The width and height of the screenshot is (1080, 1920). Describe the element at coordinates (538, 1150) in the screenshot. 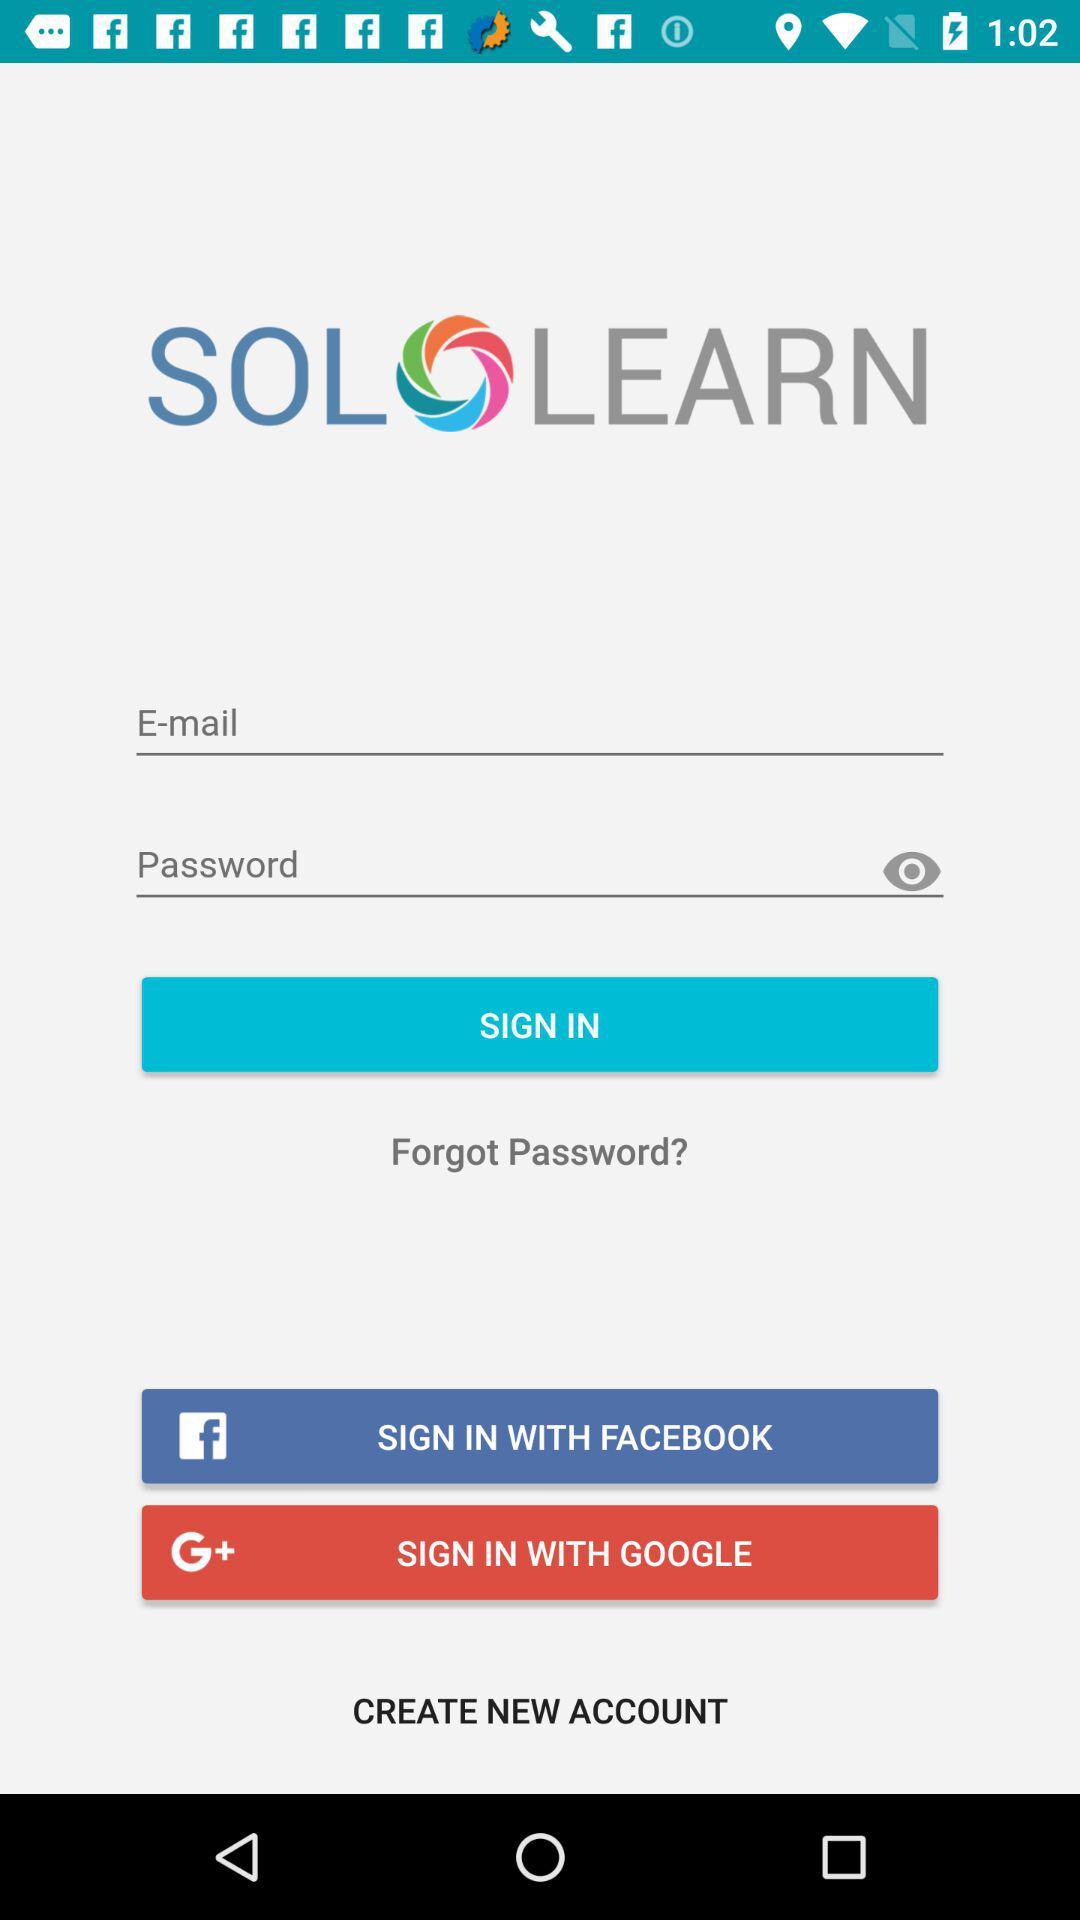

I see `the forgot password? item` at that location.